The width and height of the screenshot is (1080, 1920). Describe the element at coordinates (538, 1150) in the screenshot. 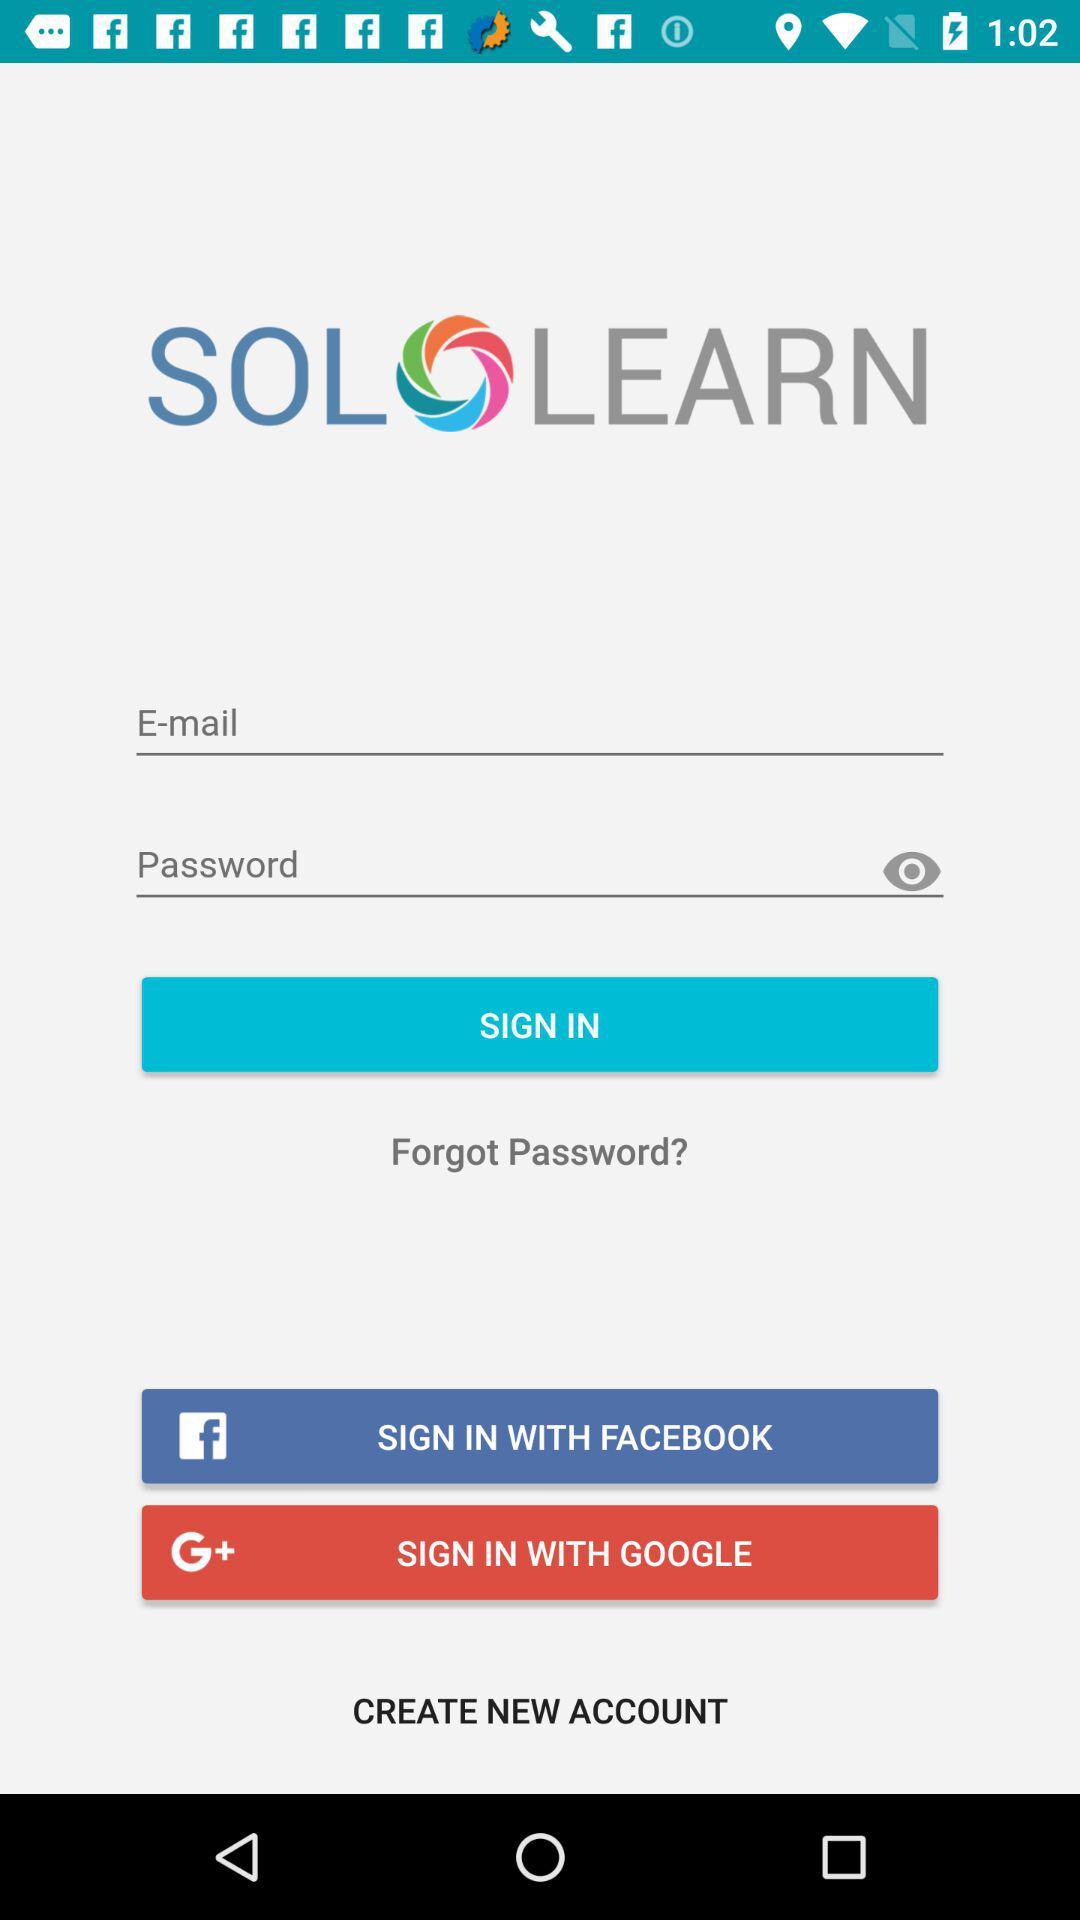

I see `the forgot password? item` at that location.